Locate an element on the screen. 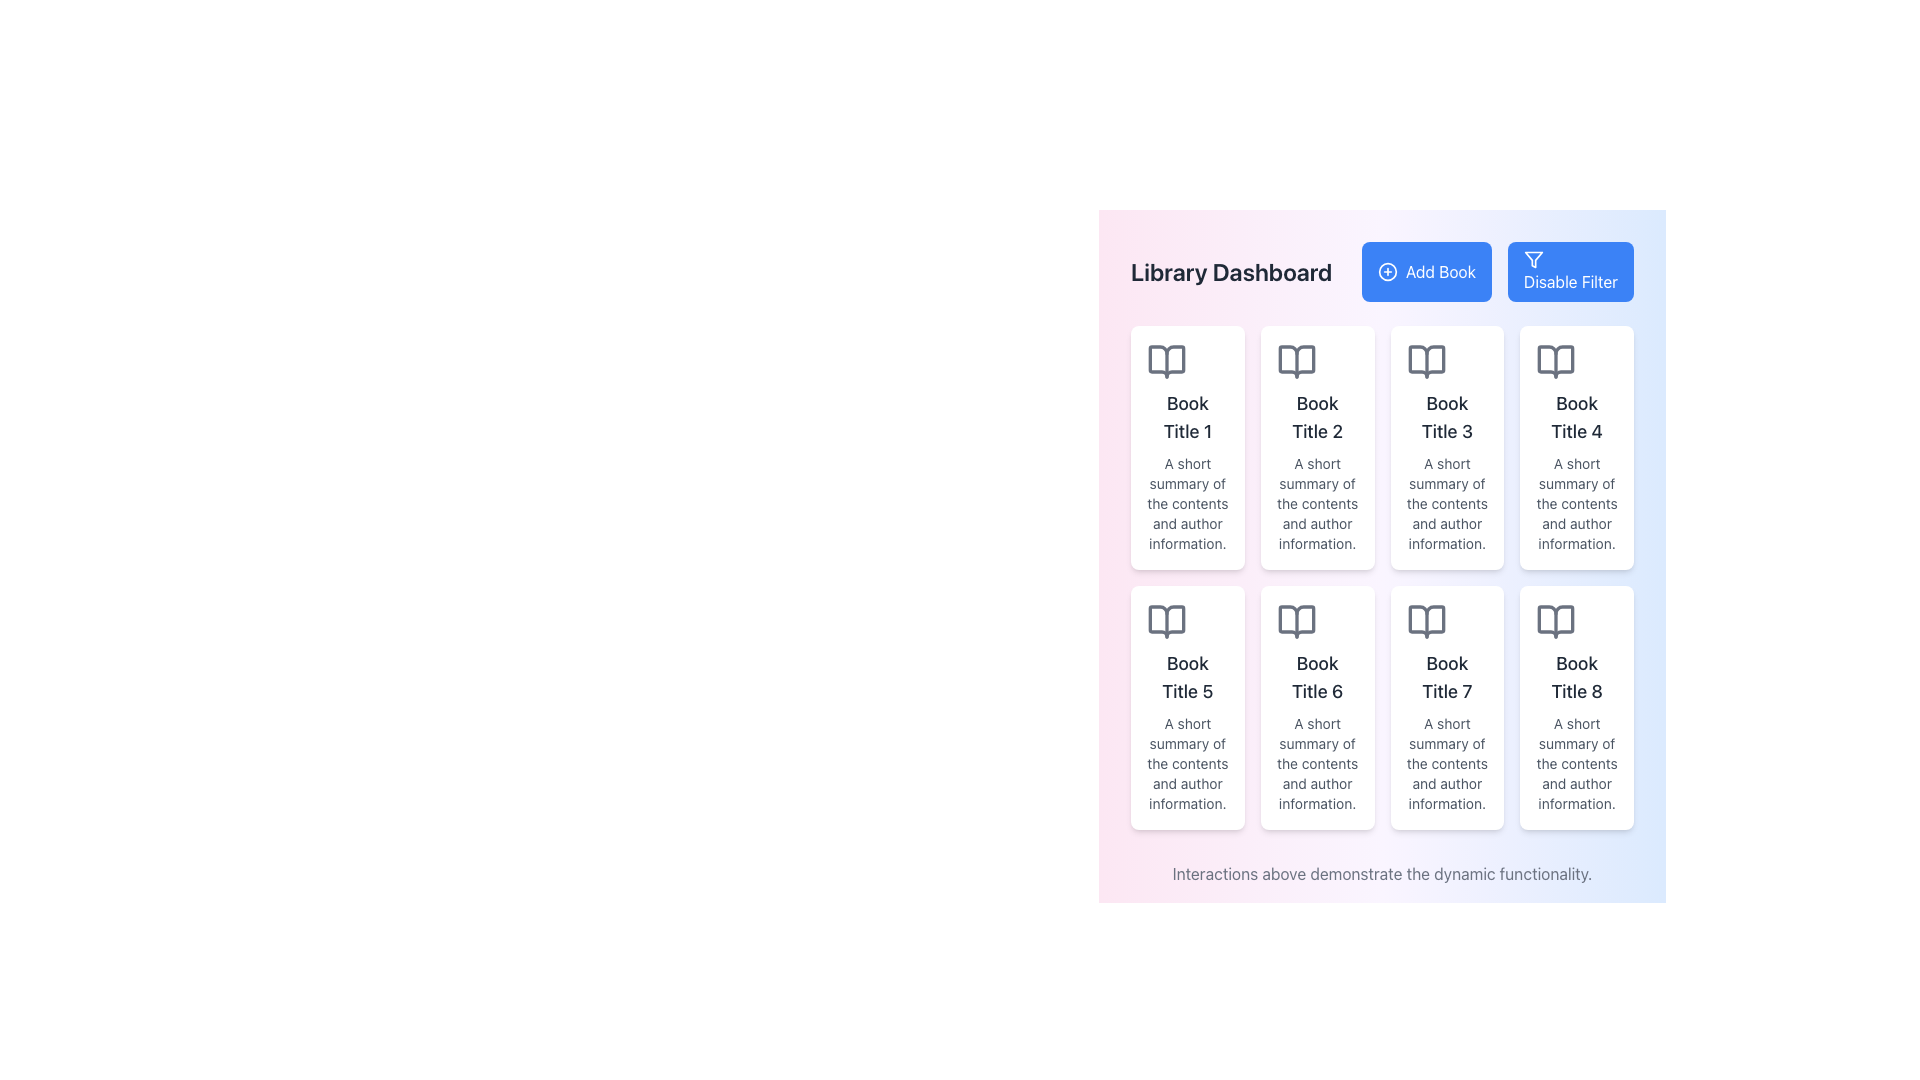 This screenshot has height=1080, width=1920. the open book icon with a gray color and minimalistic outline, positioned above 'Book Title 2' in the second card of the top row is located at coordinates (1296, 362).